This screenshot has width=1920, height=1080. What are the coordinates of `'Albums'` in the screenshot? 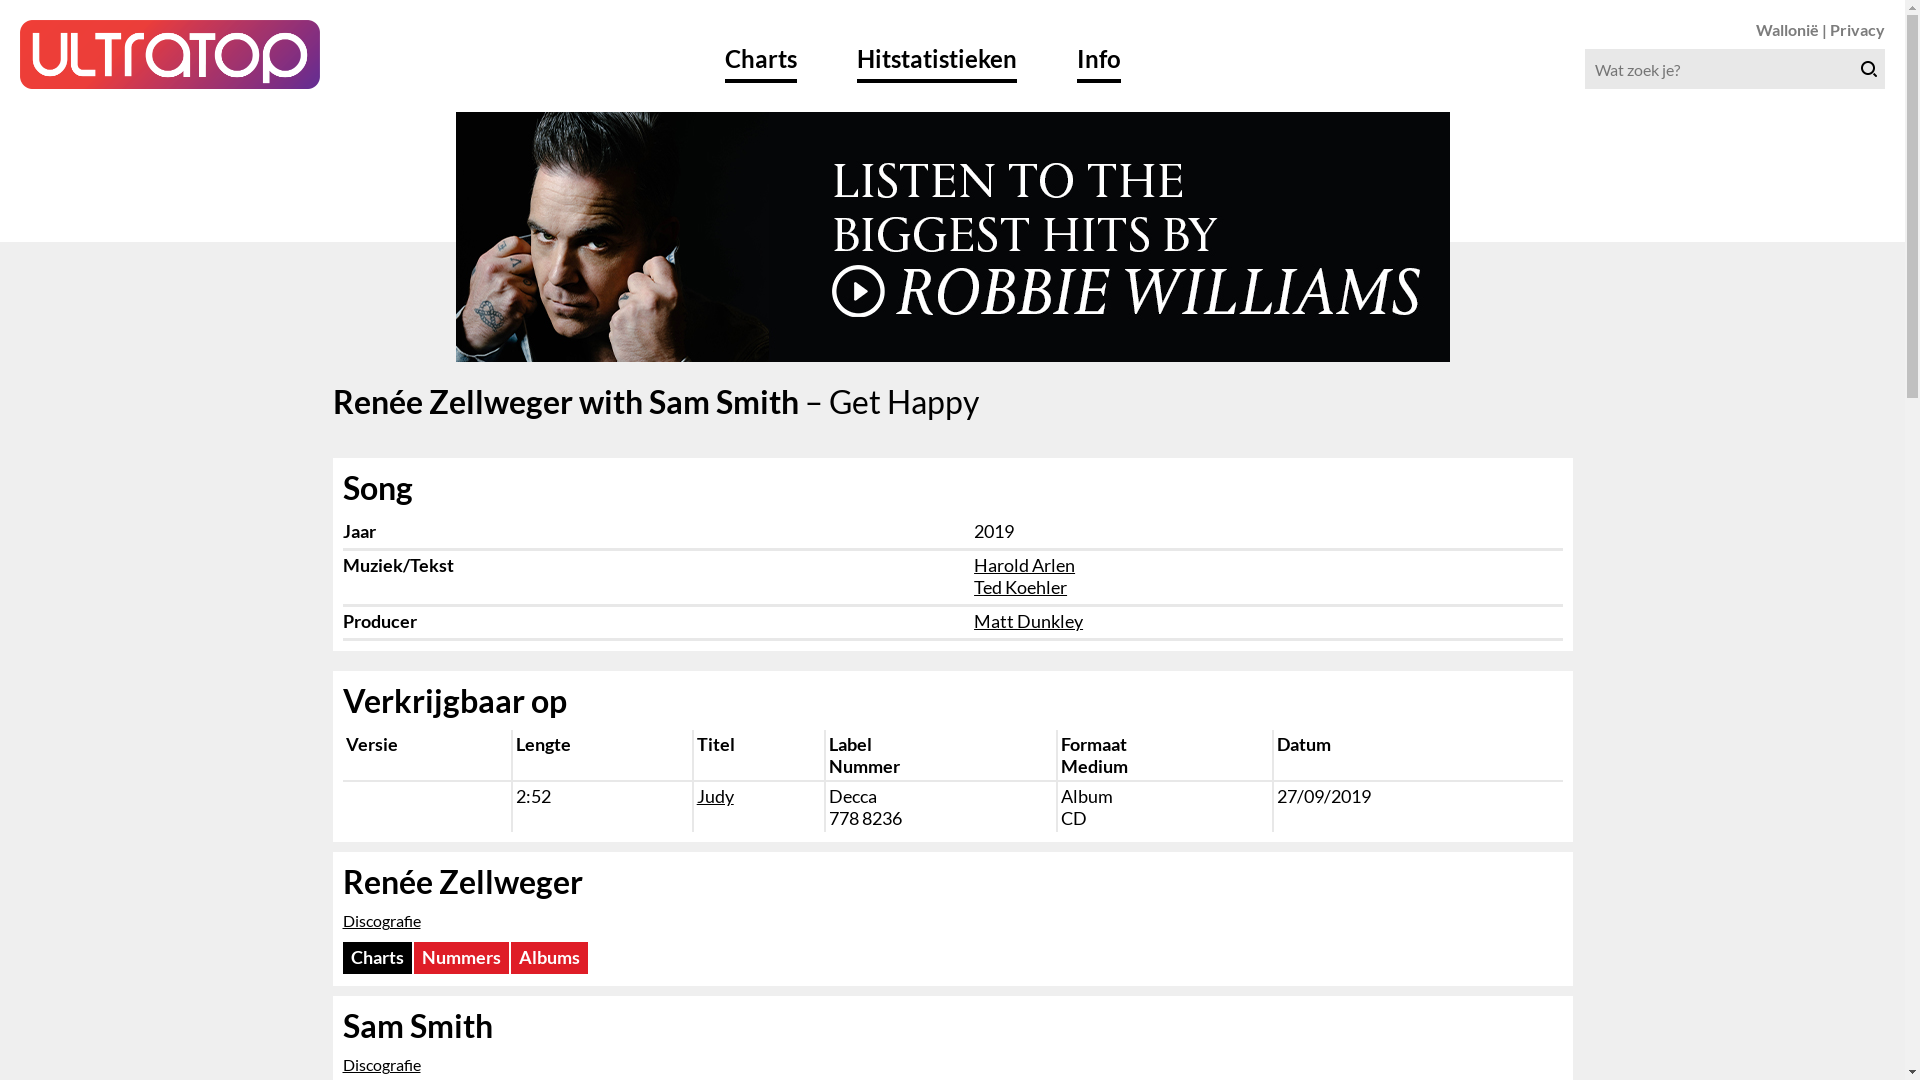 It's located at (548, 956).